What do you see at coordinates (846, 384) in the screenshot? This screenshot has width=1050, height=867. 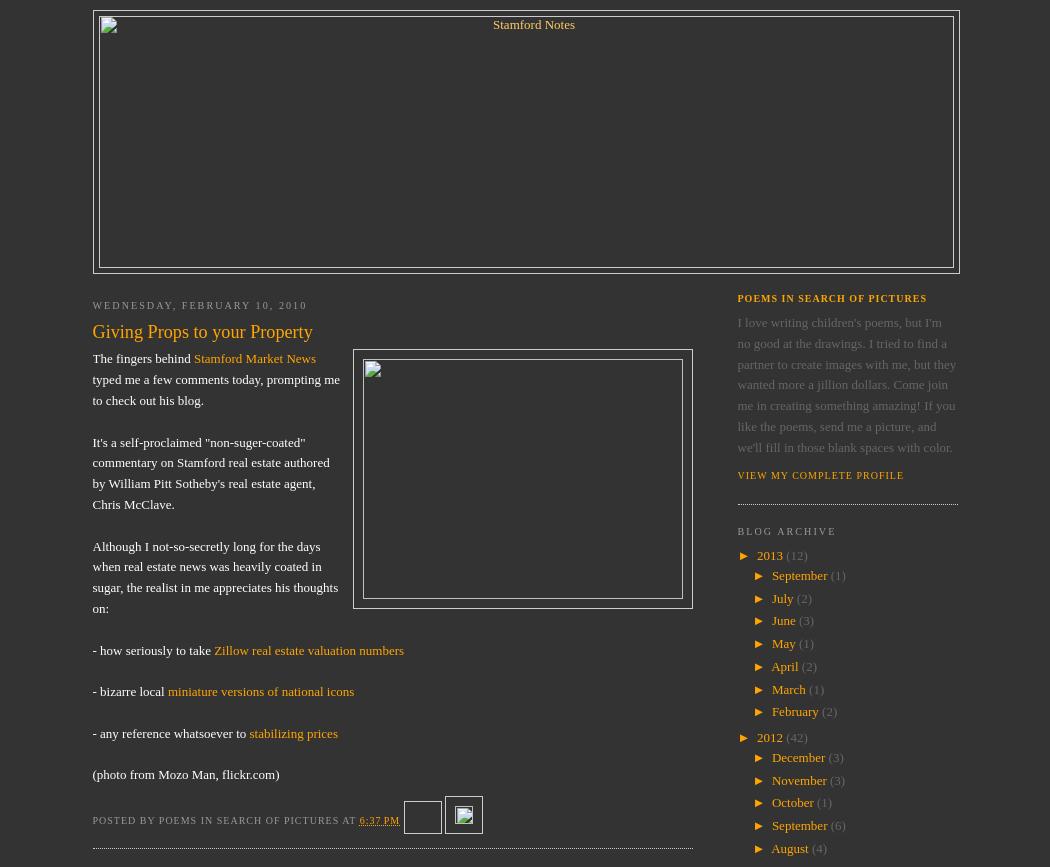 I see `'I love writing children's poems, but I'm no good at the drawings. I tried to find a partner to create images with me, but they wanted more a jillion dollars. Come join me in creating something amazing!  If you like the poems, send me a picture, and we'll fill in those blank spaces with color.'` at bounding box center [846, 384].